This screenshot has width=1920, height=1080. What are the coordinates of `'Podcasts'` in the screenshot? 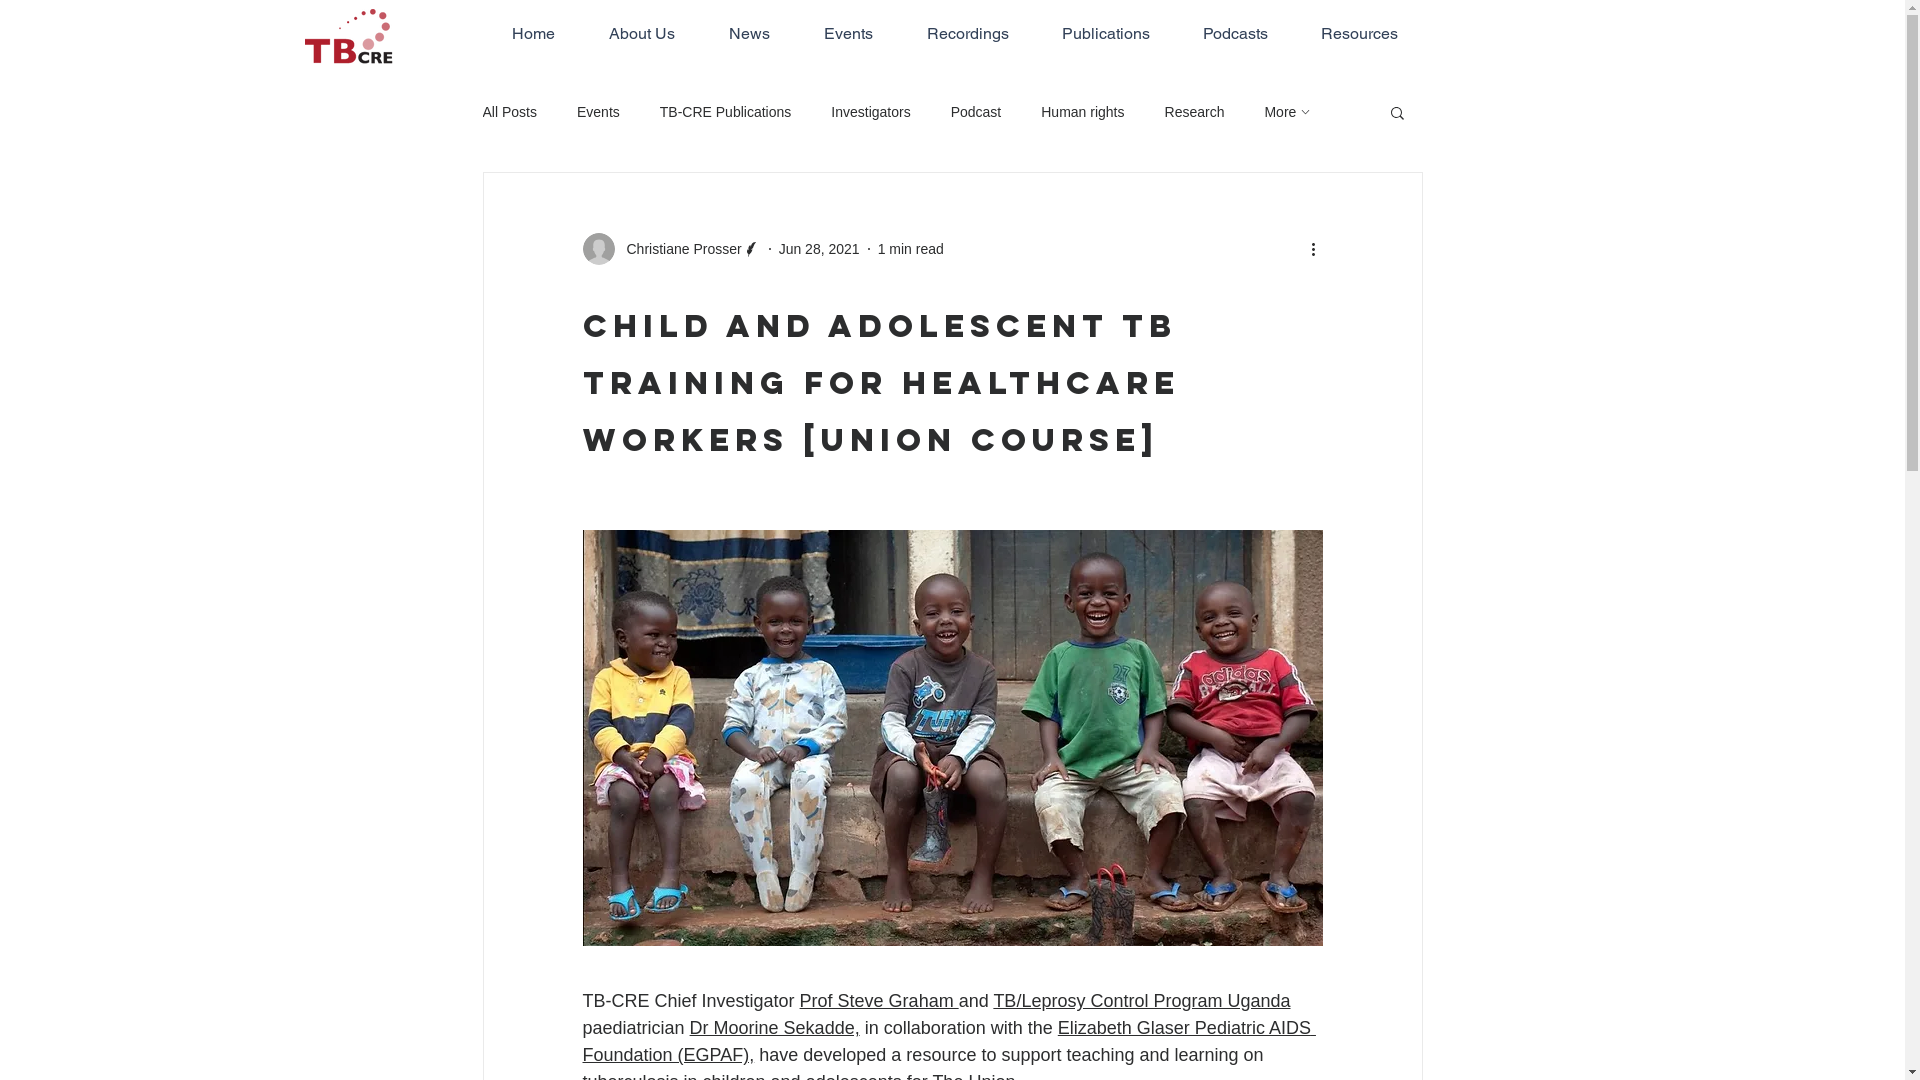 It's located at (1233, 33).